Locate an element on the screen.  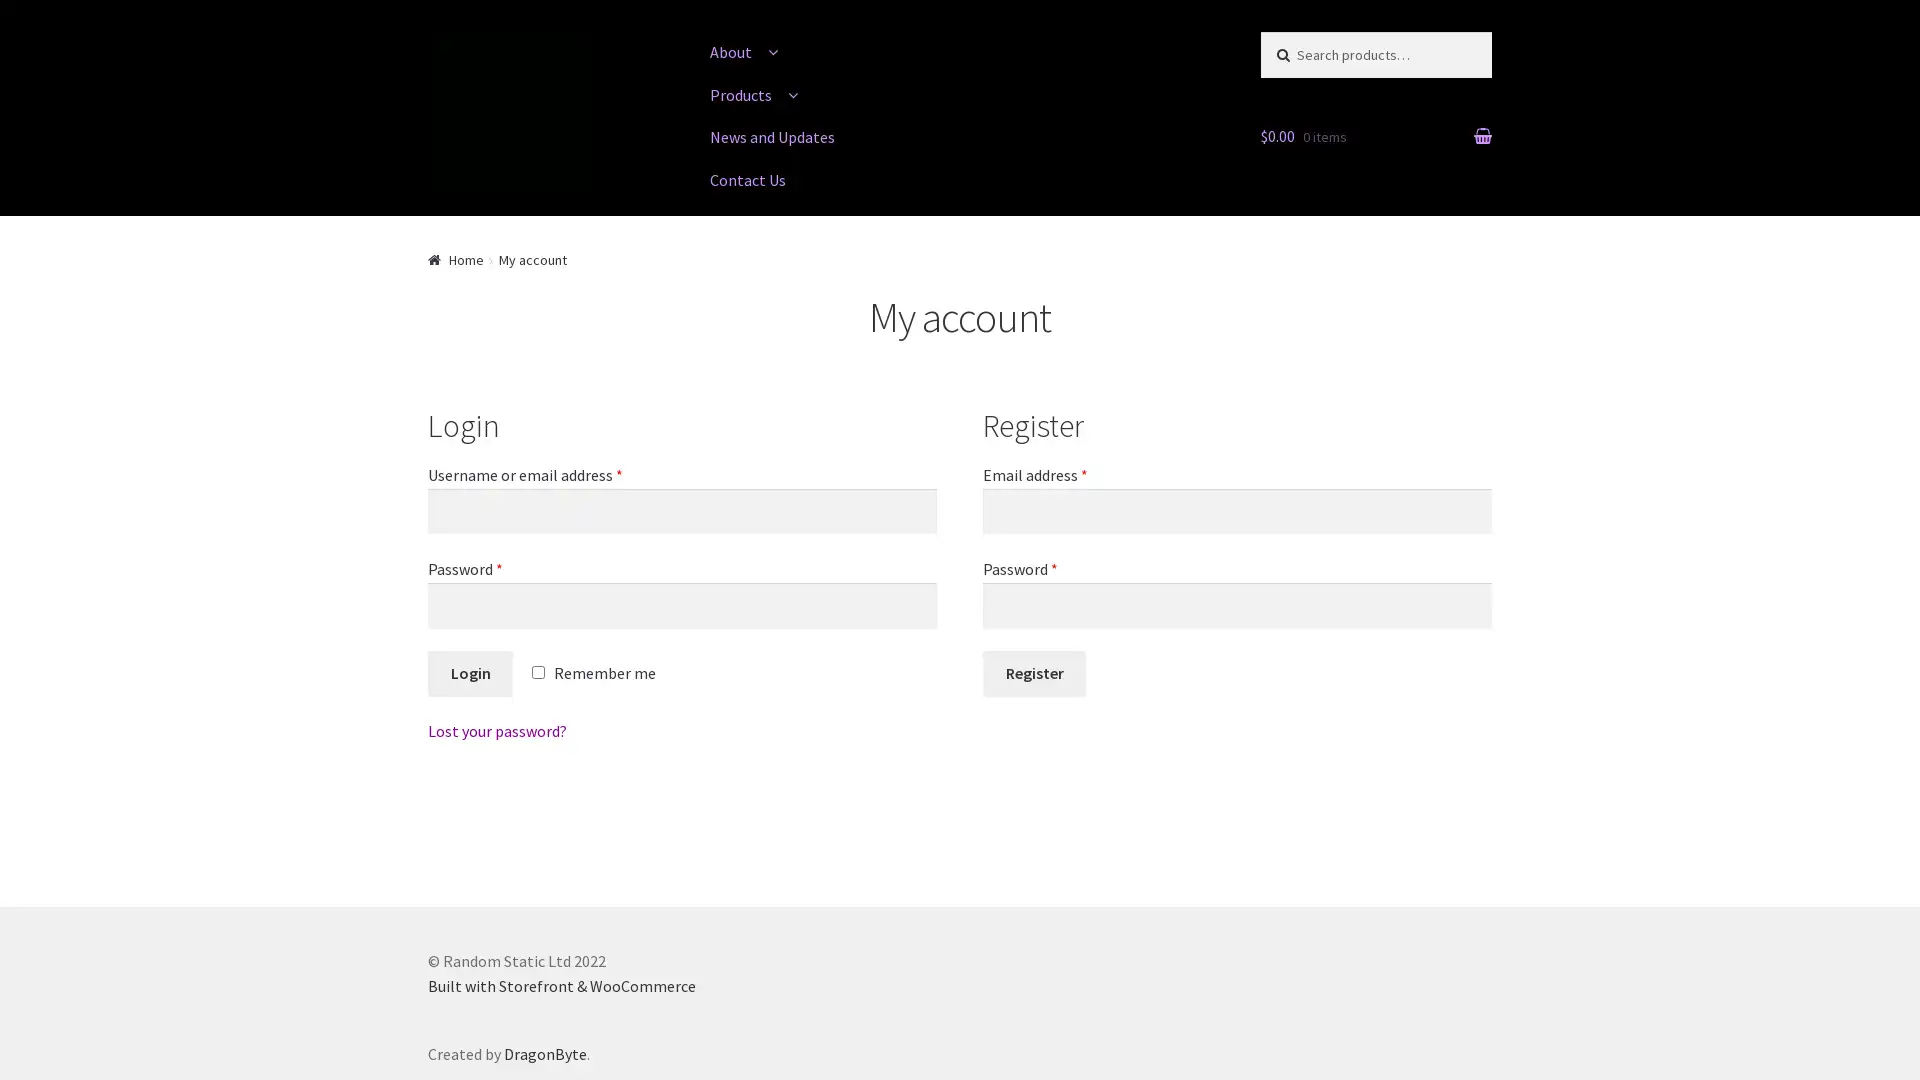
Search is located at coordinates (1301, 50).